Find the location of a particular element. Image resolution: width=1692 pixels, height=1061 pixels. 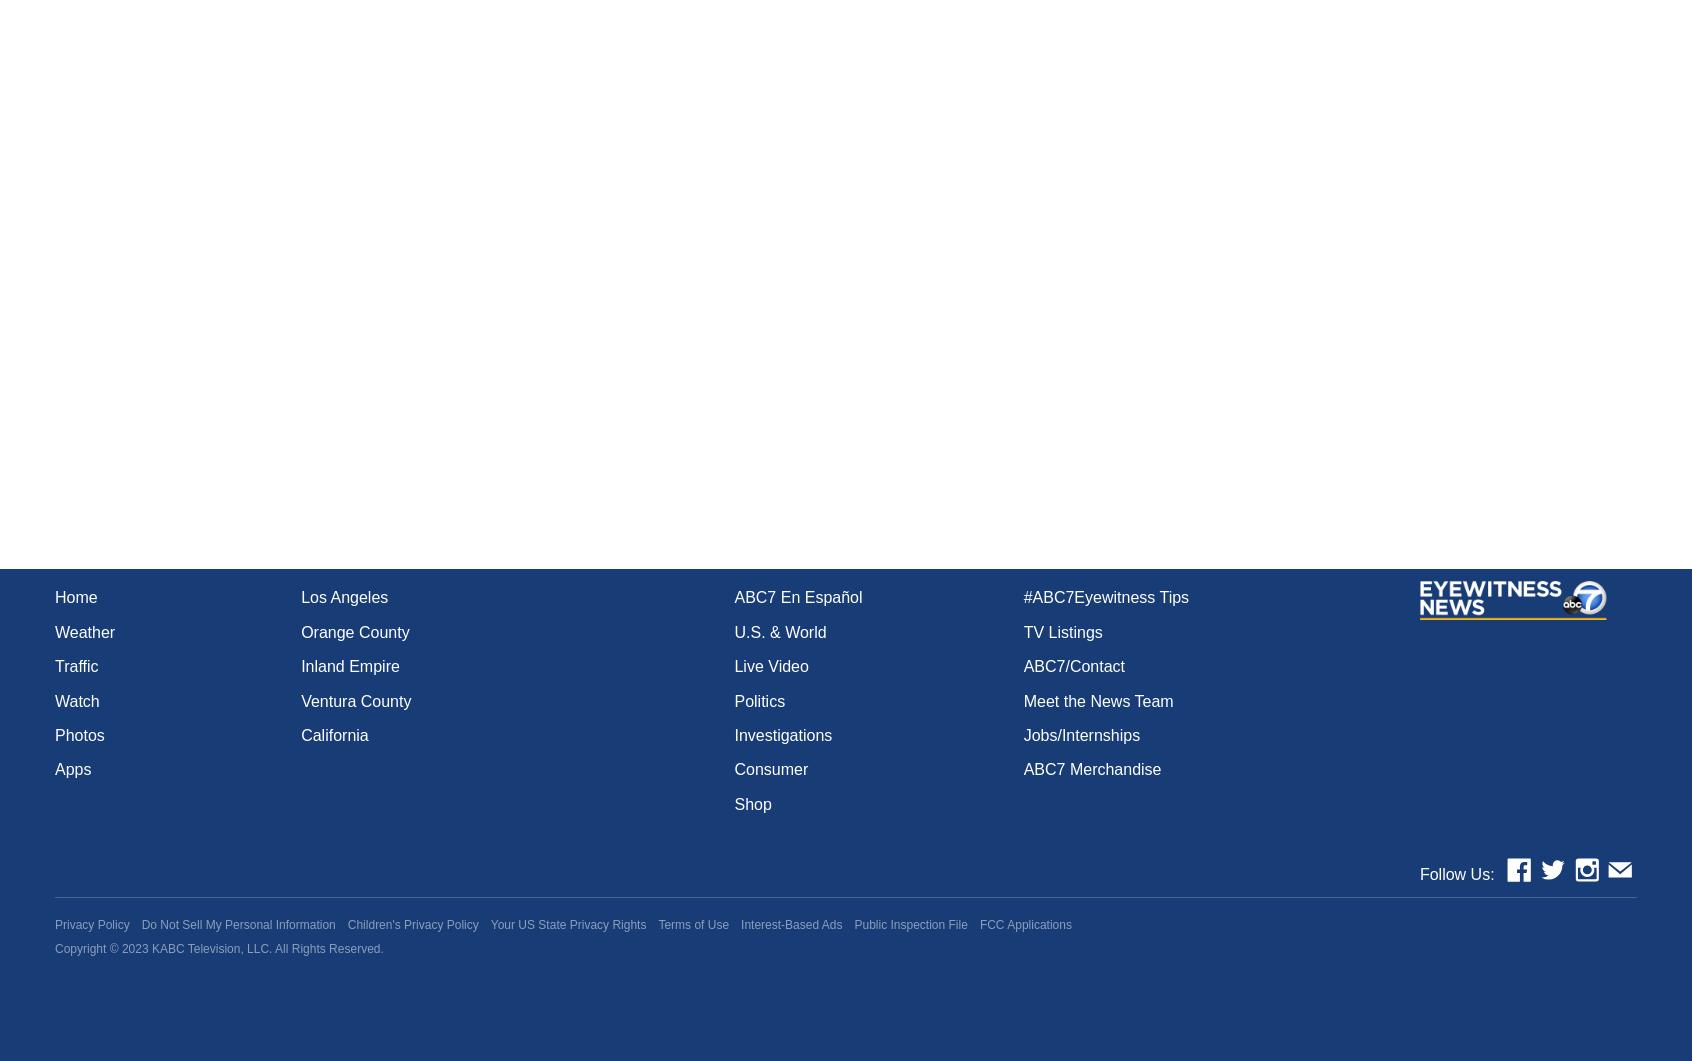

'Children's Privacy Policy' is located at coordinates (412, 923).